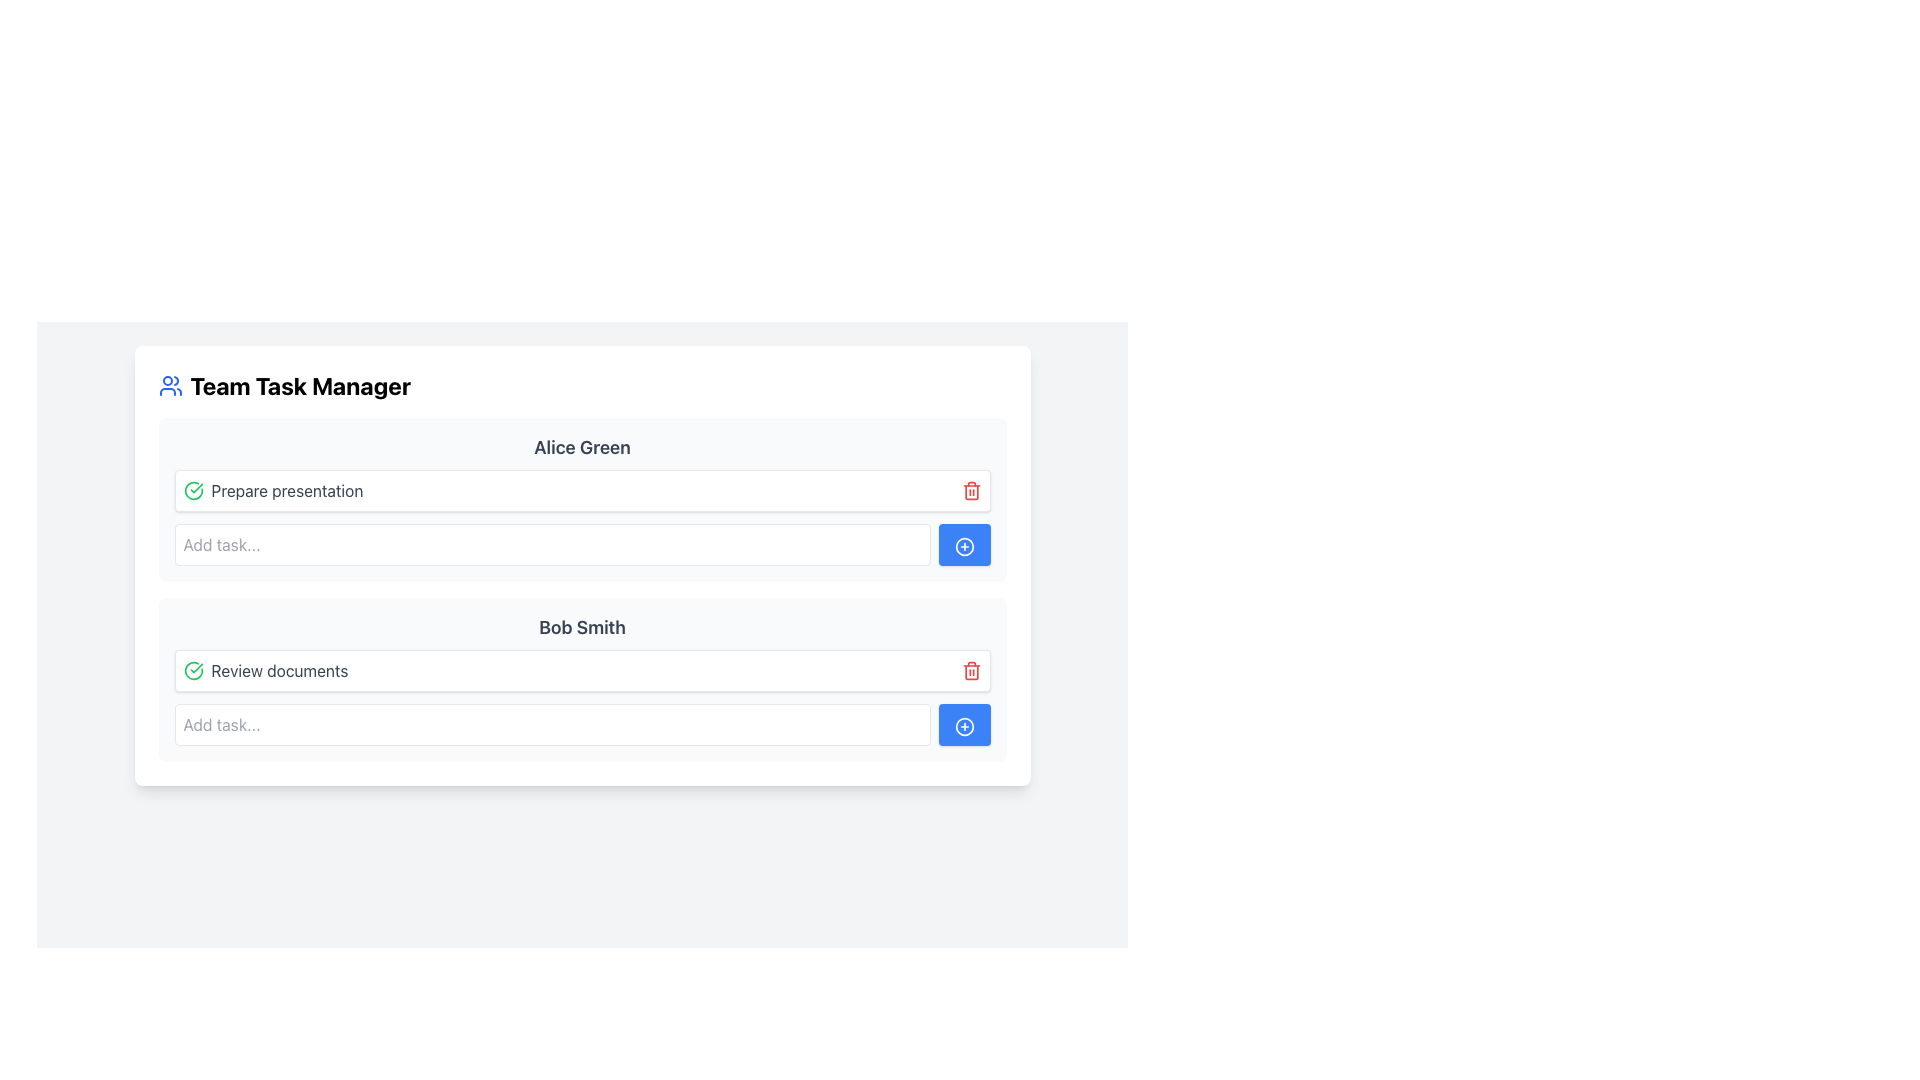 The width and height of the screenshot is (1920, 1080). Describe the element at coordinates (964, 544) in the screenshot. I see `the rounded rectangular blue button with a white plus icon` at that location.